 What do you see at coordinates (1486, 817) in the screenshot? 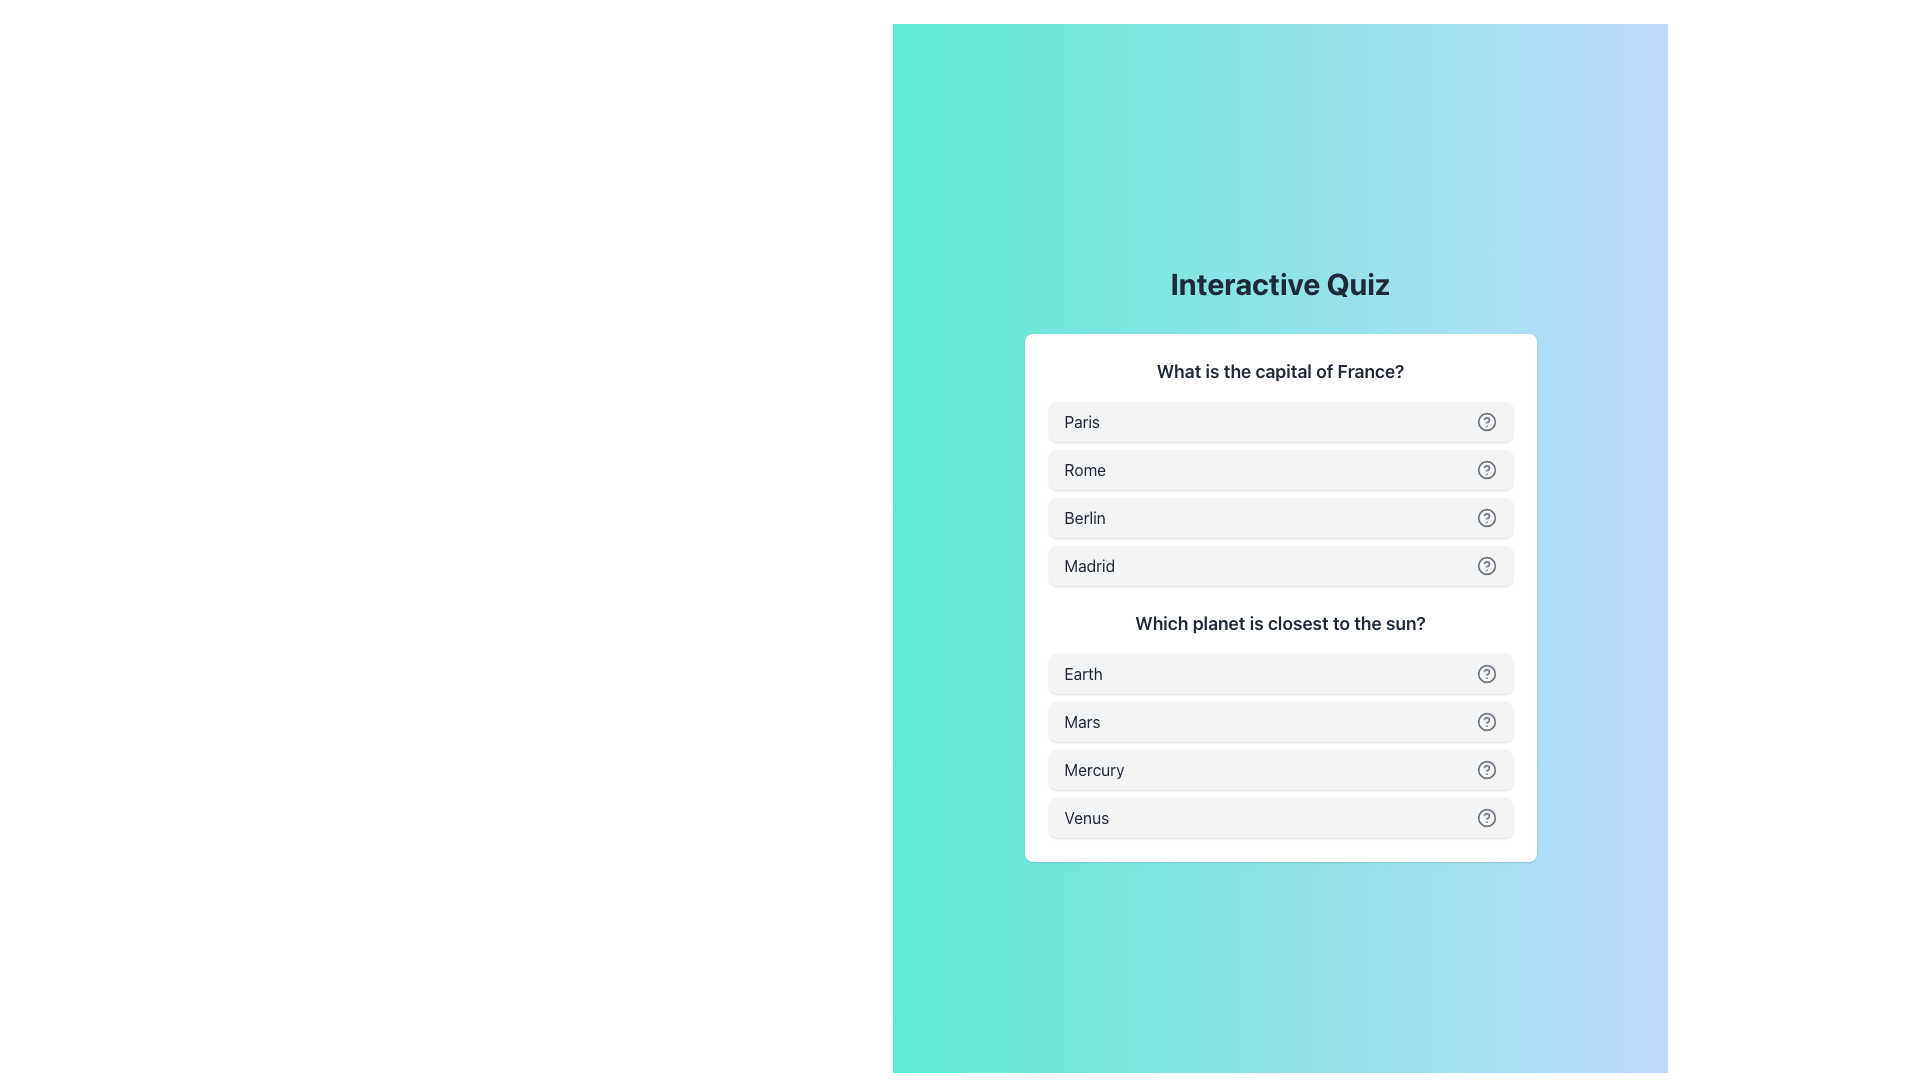
I see `the circular Help or information icon with a question mark, located next to the text option 'Venus'` at bounding box center [1486, 817].